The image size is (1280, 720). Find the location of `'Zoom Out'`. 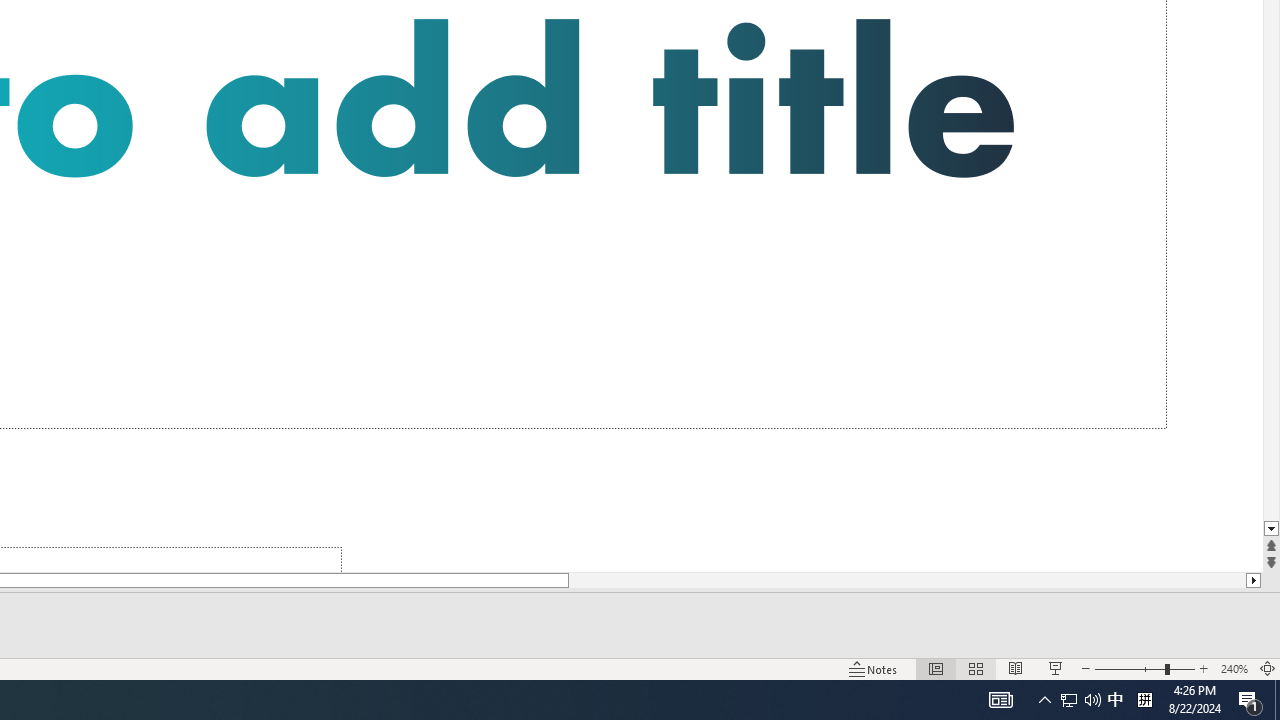

'Zoom Out' is located at coordinates (1129, 669).